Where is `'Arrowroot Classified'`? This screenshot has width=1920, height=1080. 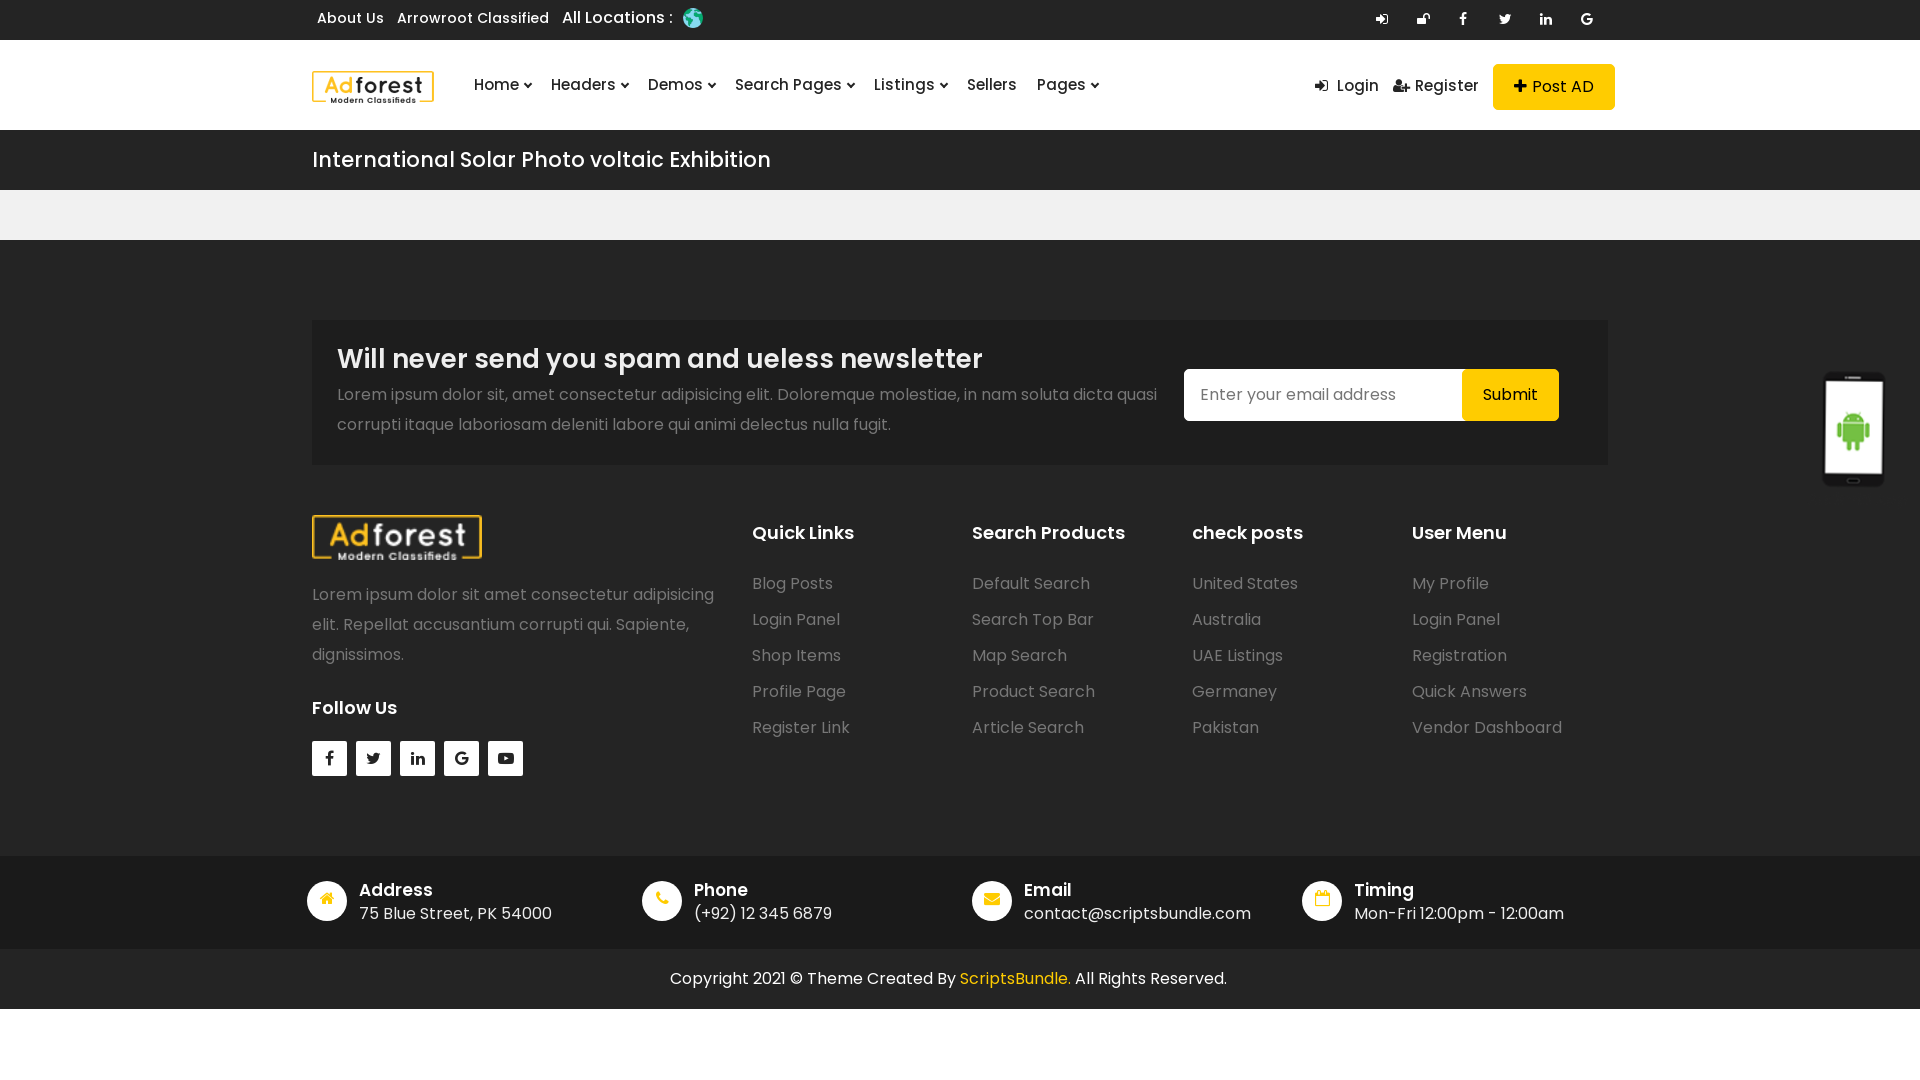
'Arrowroot Classified' is located at coordinates (472, 18).